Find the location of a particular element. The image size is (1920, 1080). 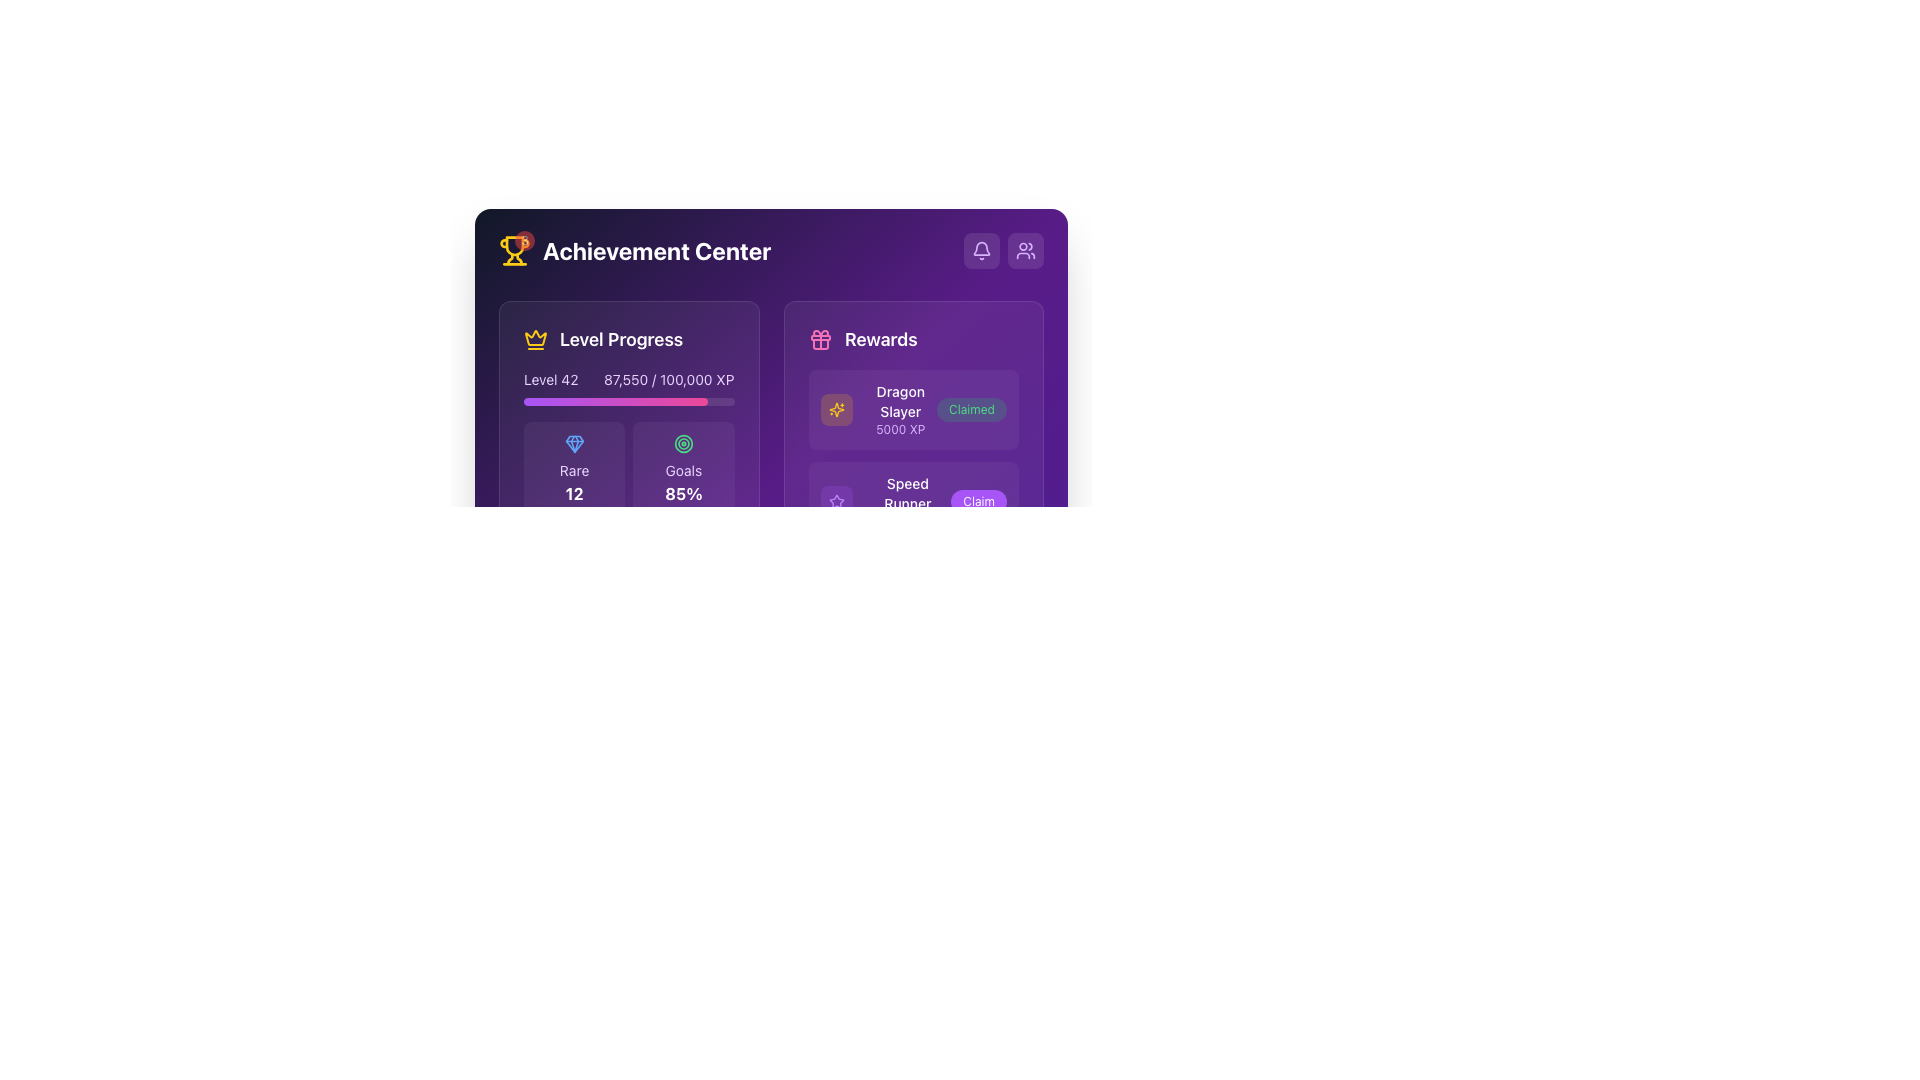

the 'Rewards' text label, which is displayed in bold white font and located to the right of a gift box icon in the upper-right corner of the section is located at coordinates (880, 338).